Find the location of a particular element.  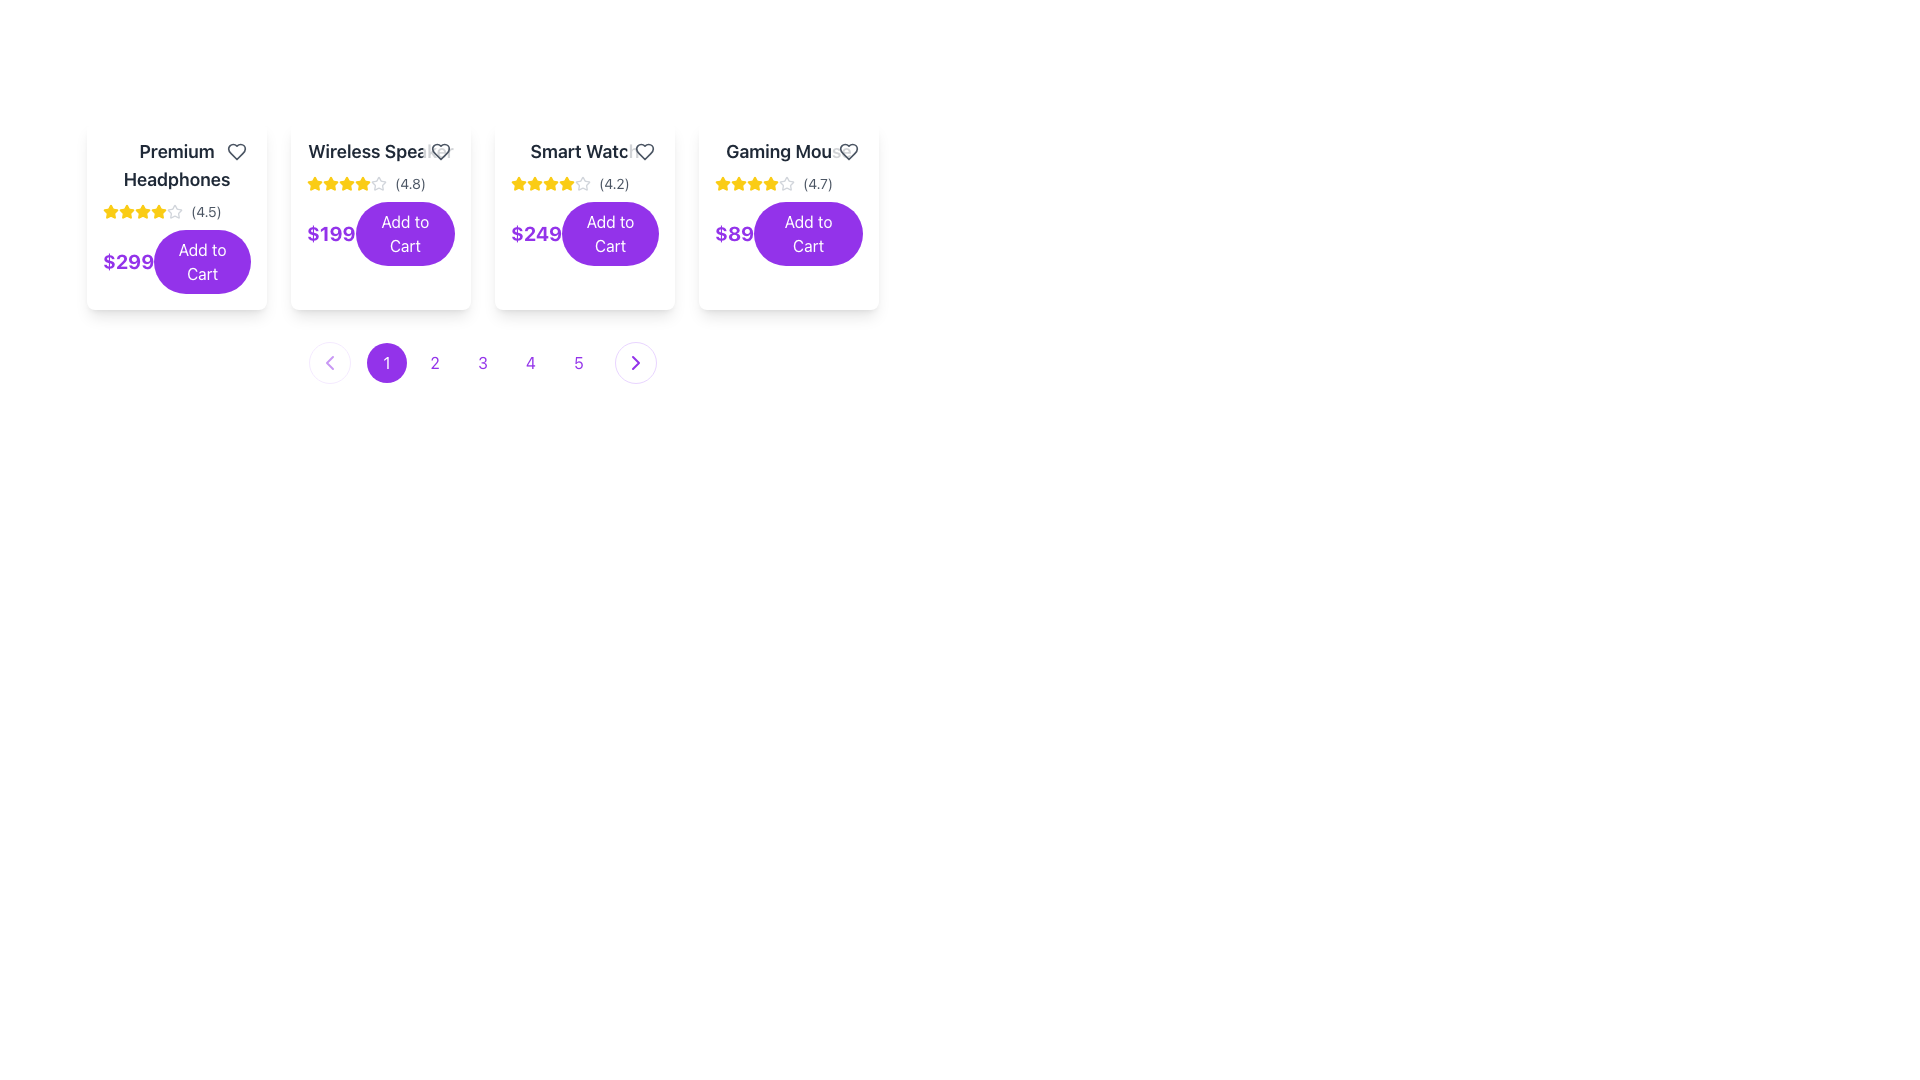

the heart-shaped icon in the top-right corner of the 'Smart Watch' card is located at coordinates (644, 150).